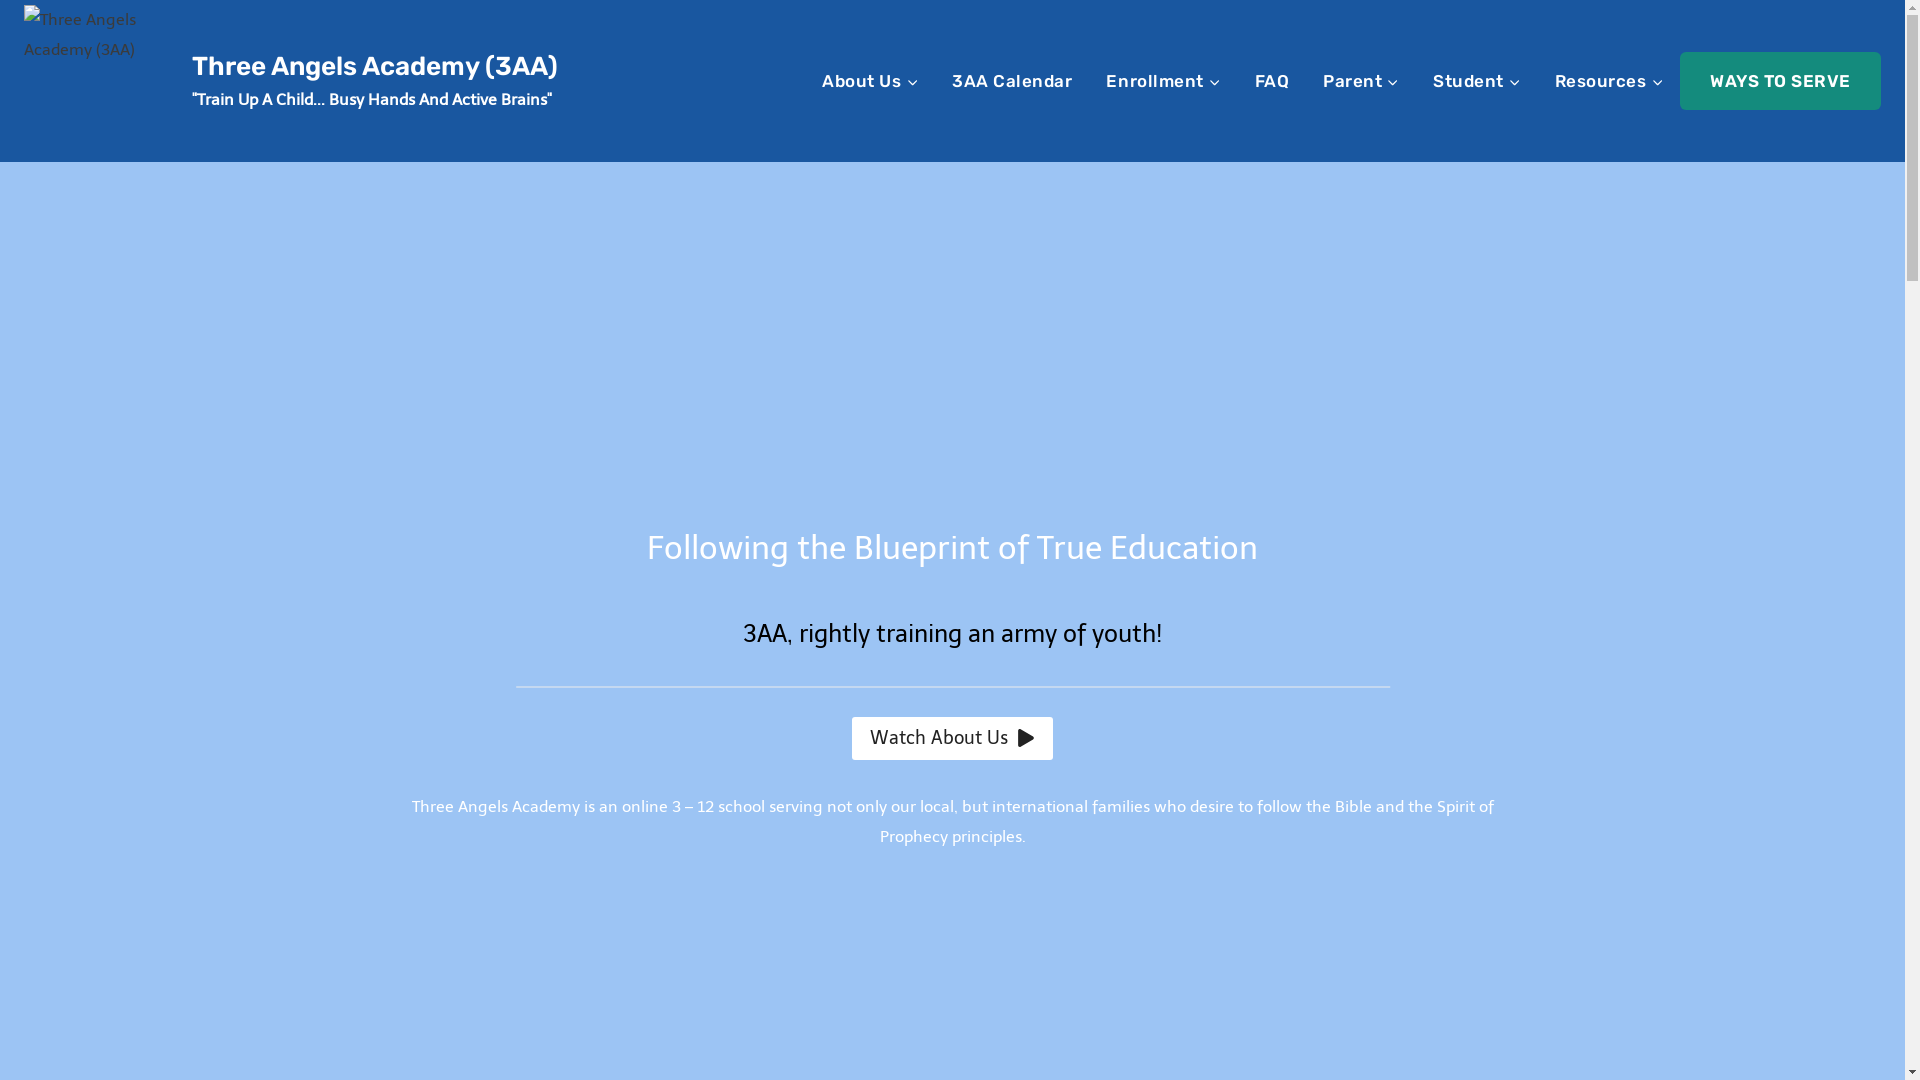 This screenshot has height=1080, width=1920. Describe the element at coordinates (1012, 79) in the screenshot. I see `'3AA Calendar'` at that location.